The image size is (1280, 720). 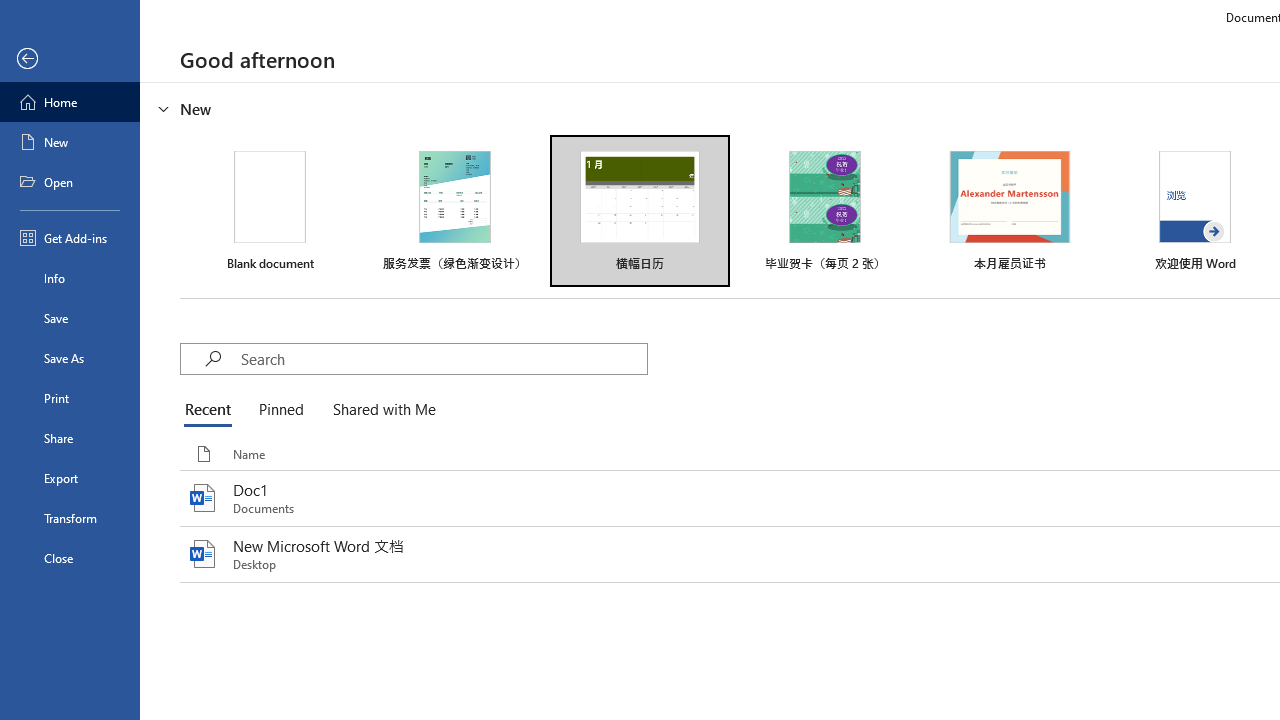 I want to click on 'Blank document', so click(x=269, y=211).